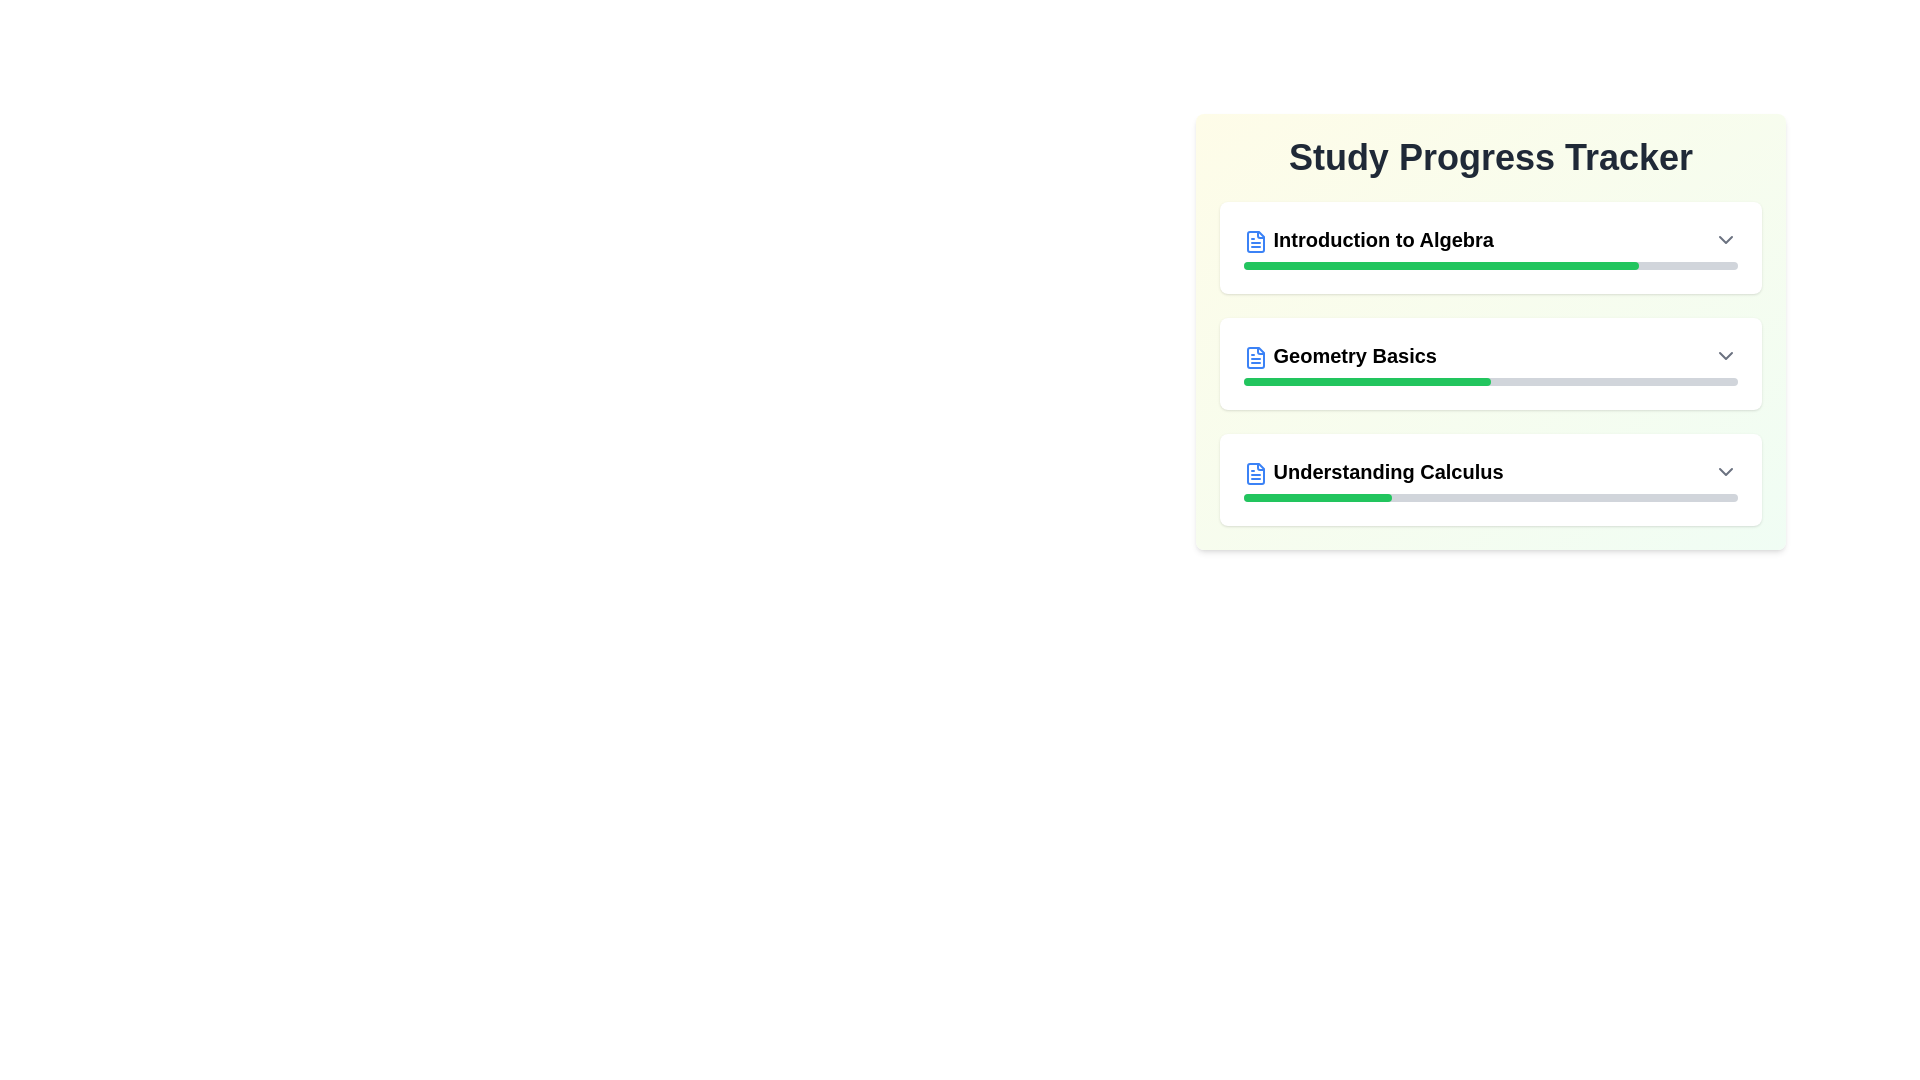  I want to click on the heading of the progress tracker panel titled 'Understanding Calculus' for navigation or details, so click(1491, 479).